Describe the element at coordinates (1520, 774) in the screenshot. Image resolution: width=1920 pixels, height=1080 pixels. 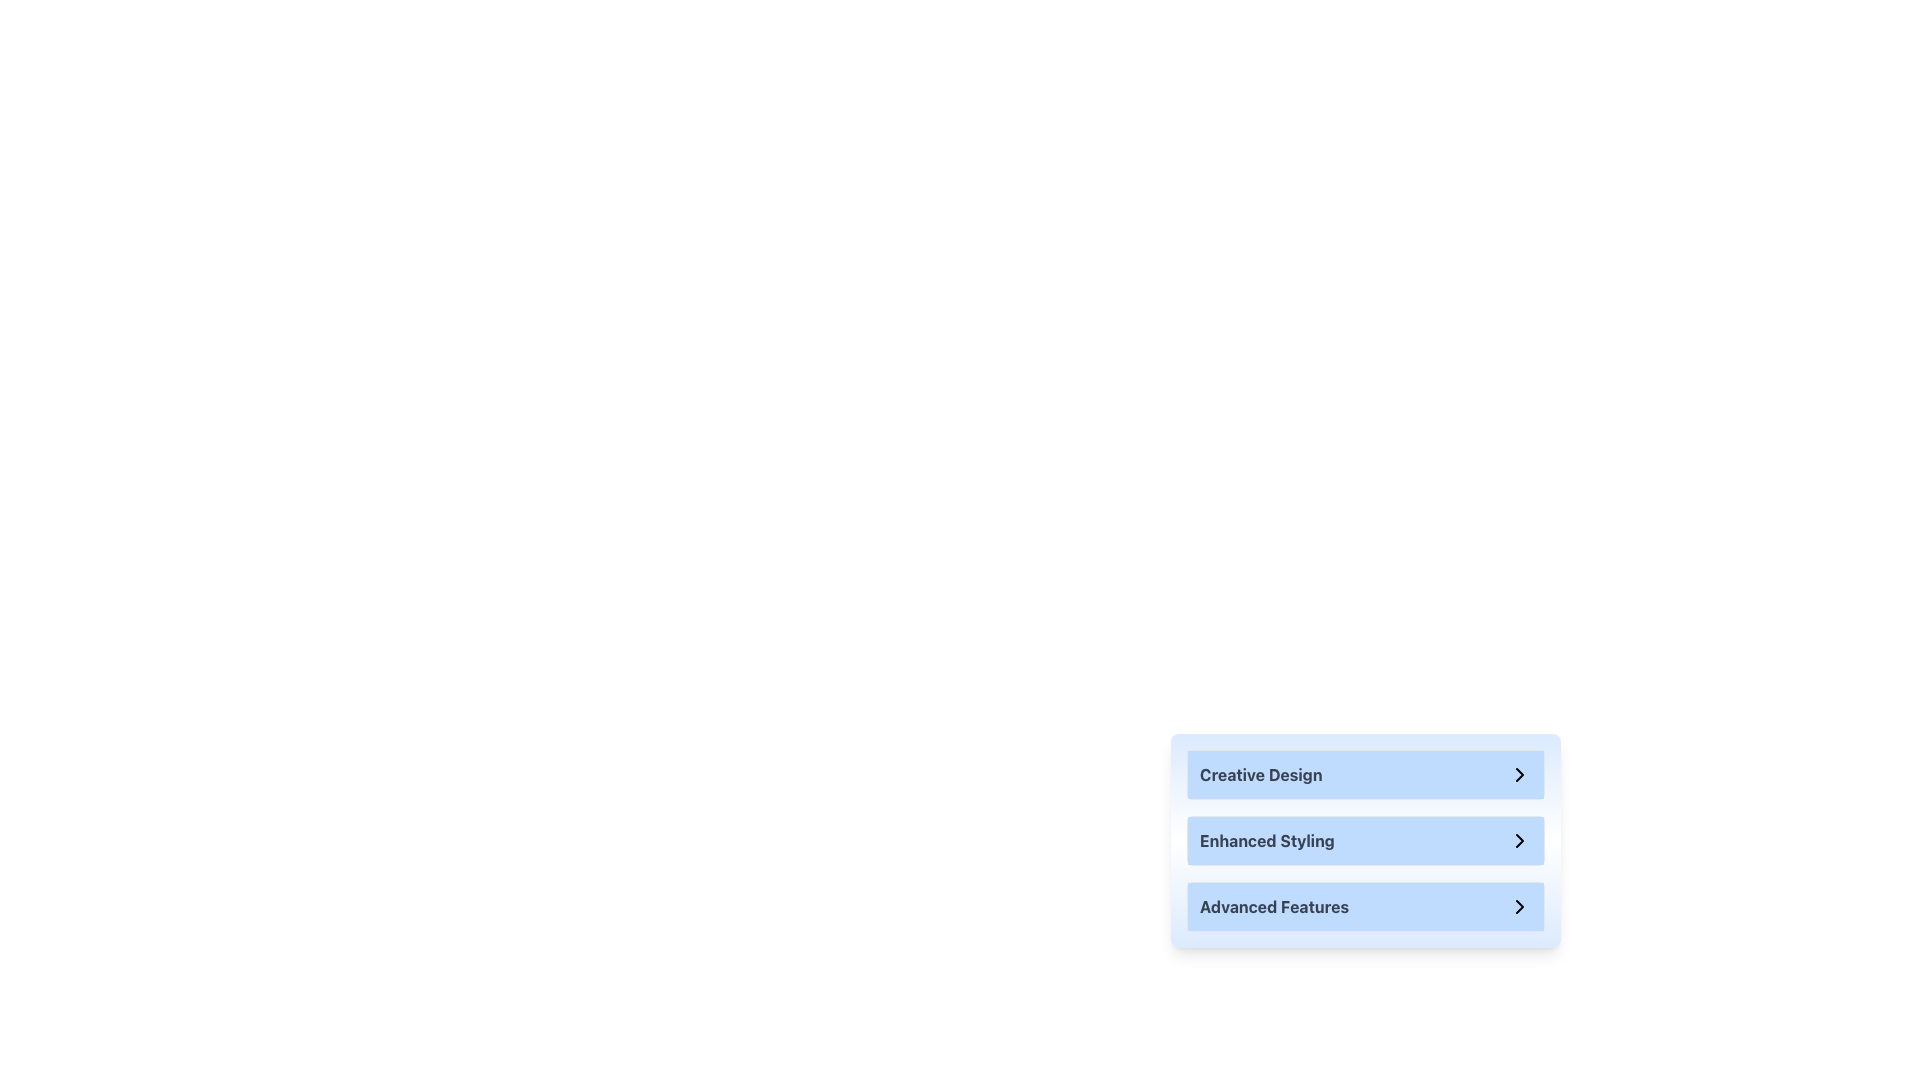
I see `the chevron icon located to the right of the 'Creative Design' label` at that location.